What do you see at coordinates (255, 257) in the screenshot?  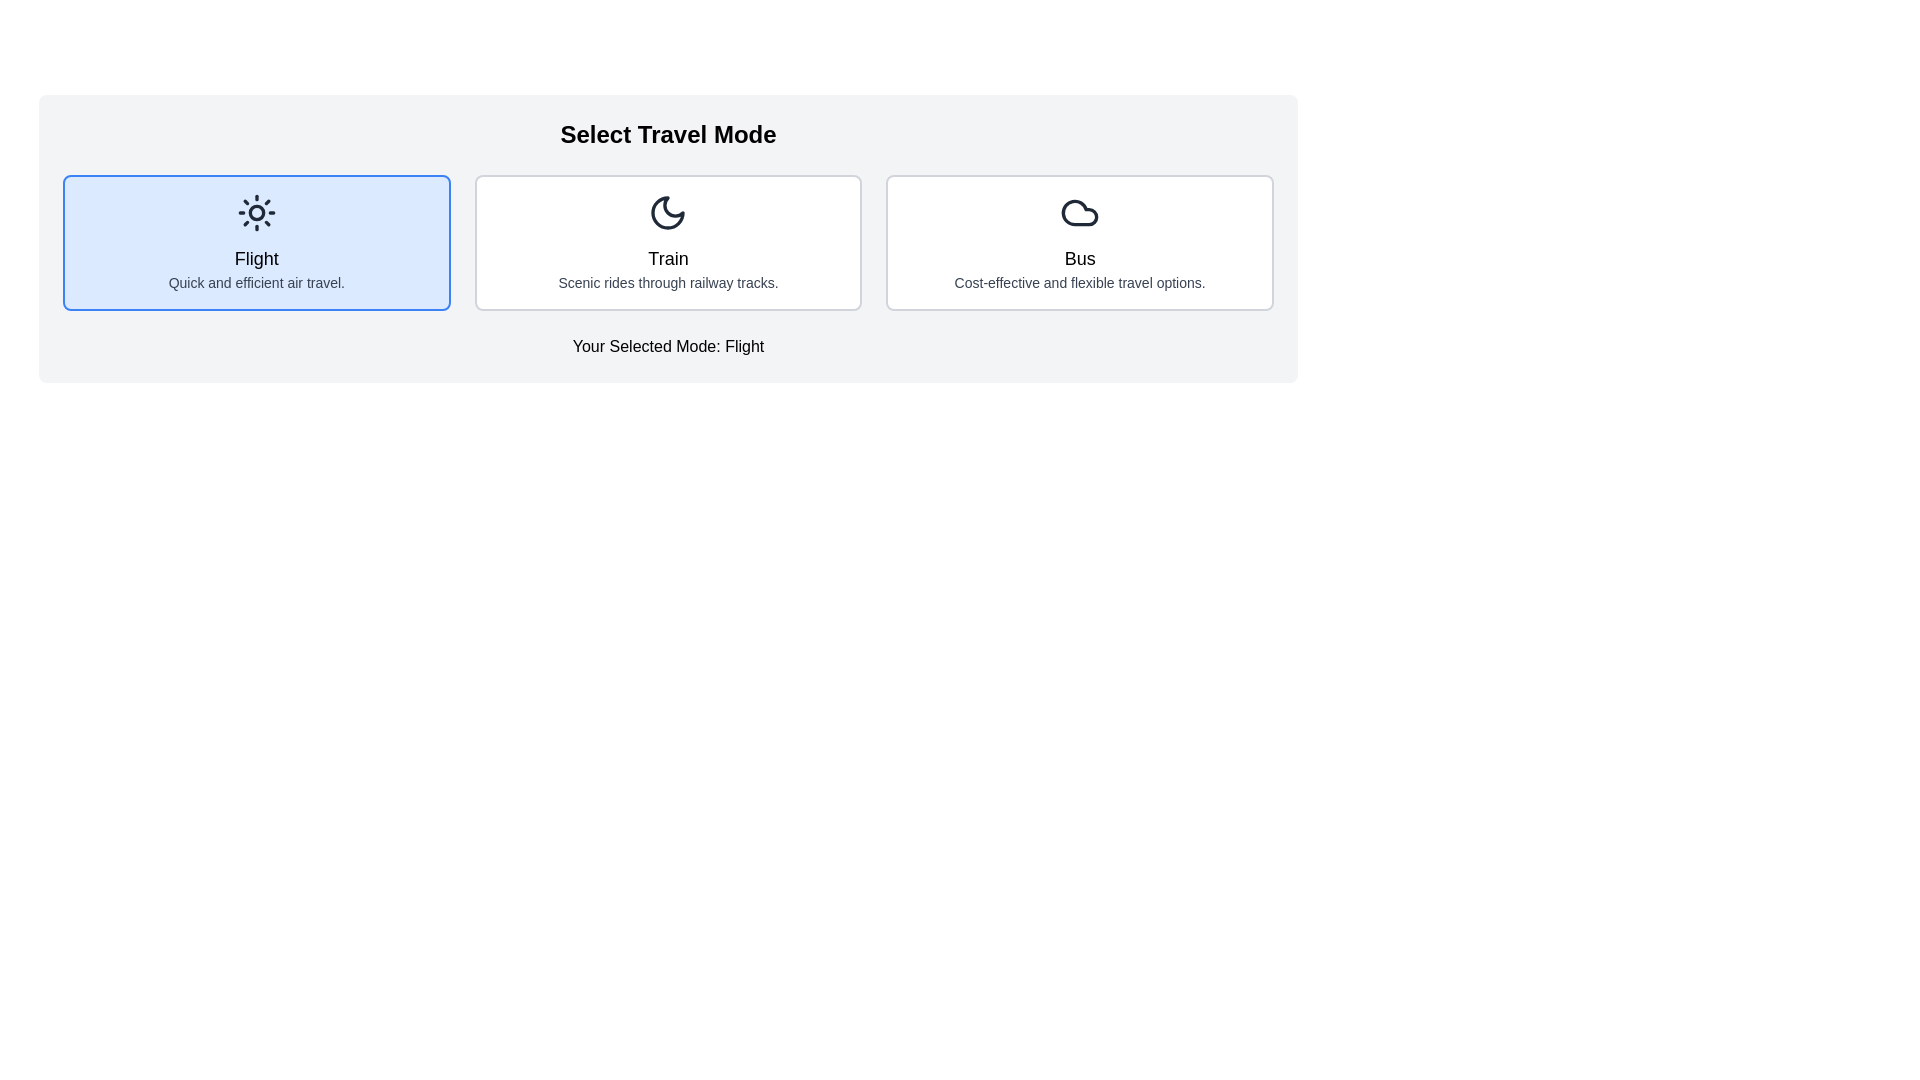 I see `text element labeled 'Flight' that is centered within a blue bordered card above the description text` at bounding box center [255, 257].